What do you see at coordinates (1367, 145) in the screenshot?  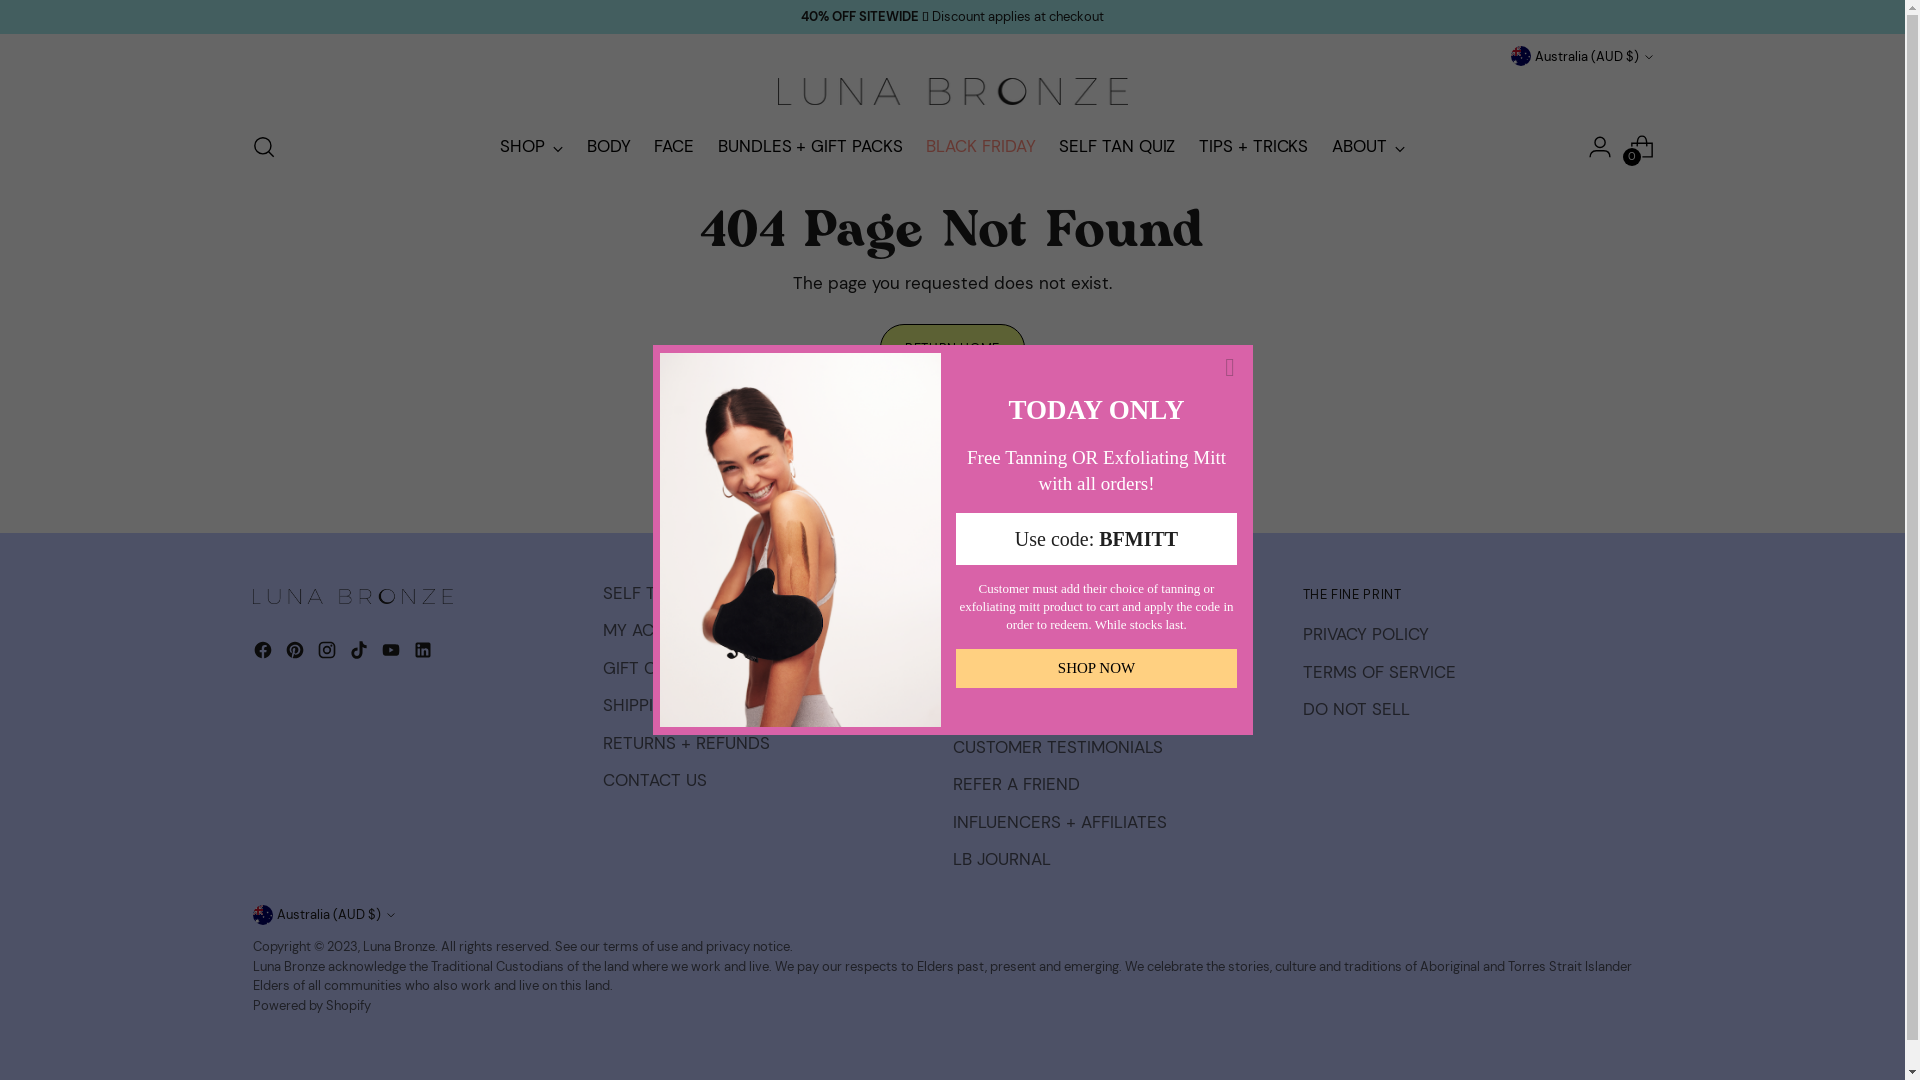 I see `'ABOUT'` at bounding box center [1367, 145].